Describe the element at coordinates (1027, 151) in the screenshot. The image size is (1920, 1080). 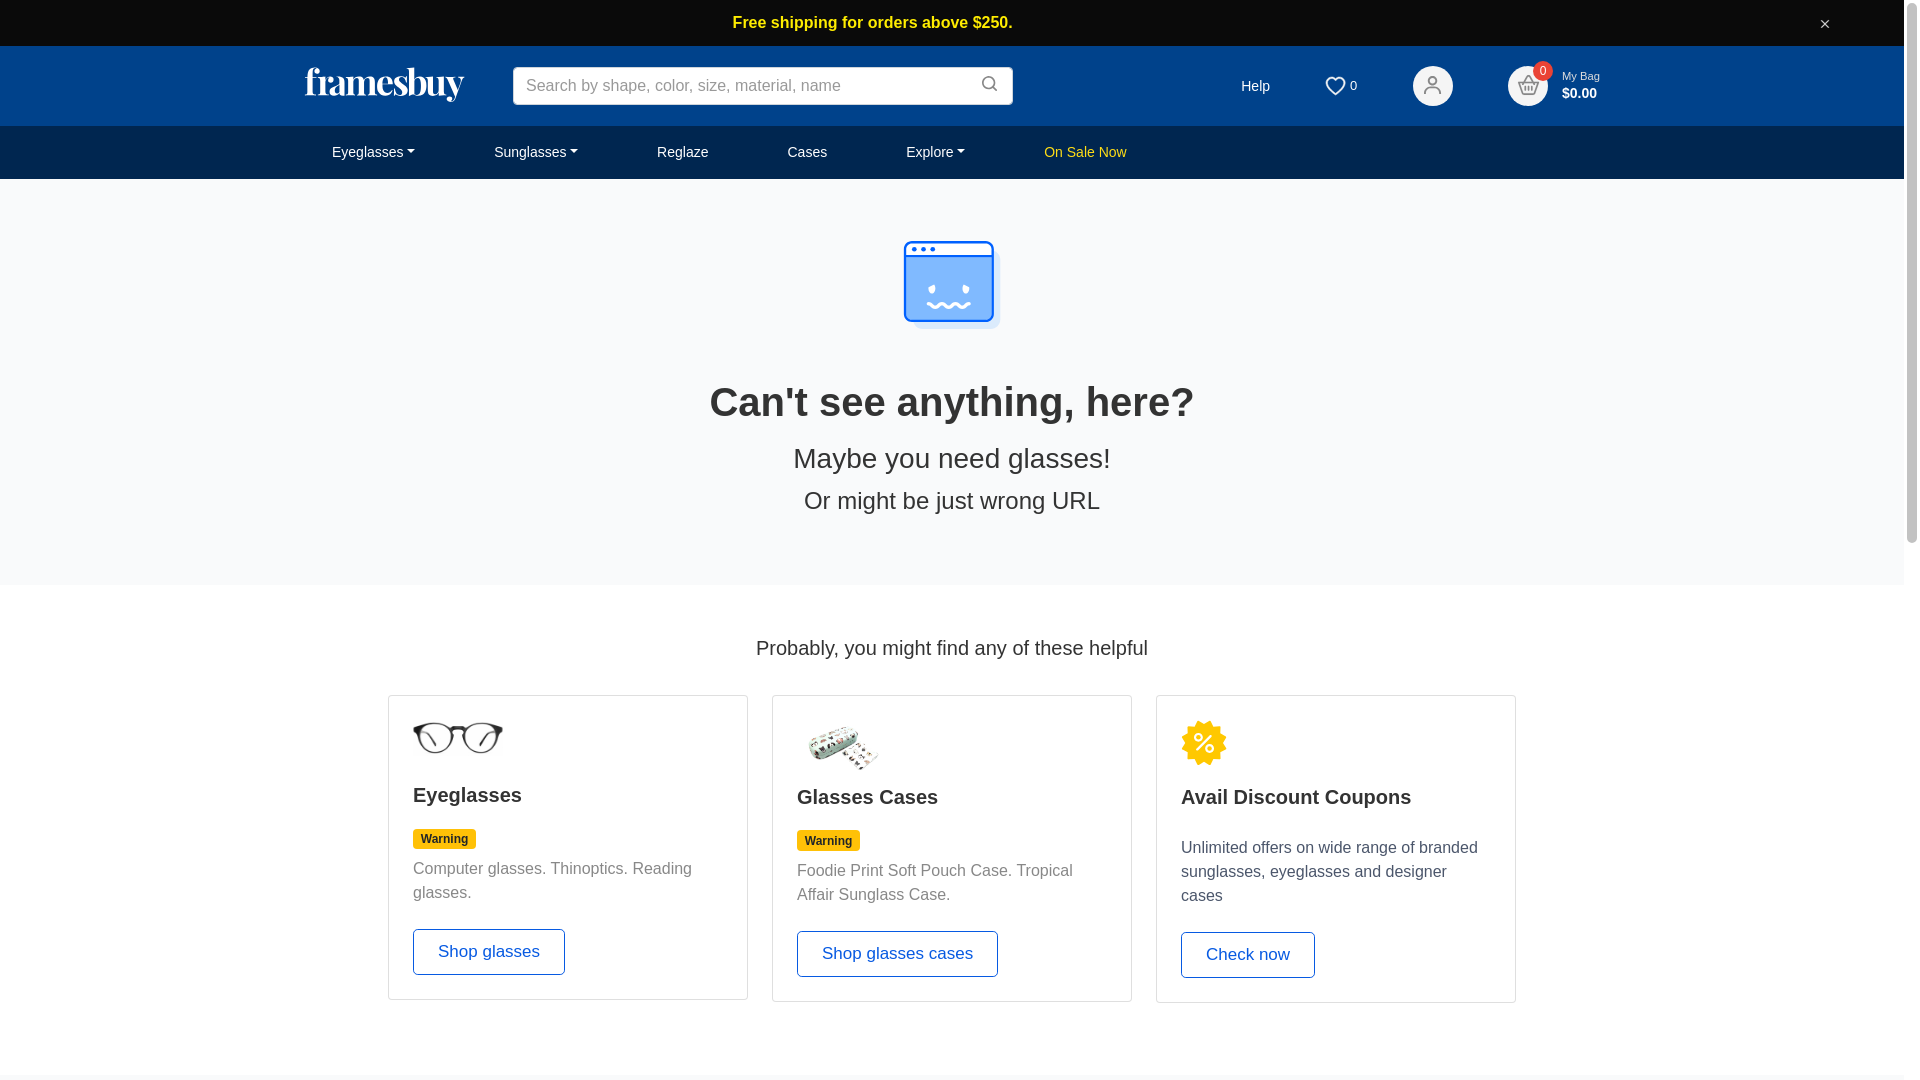
I see `'On Sale Now'` at that location.